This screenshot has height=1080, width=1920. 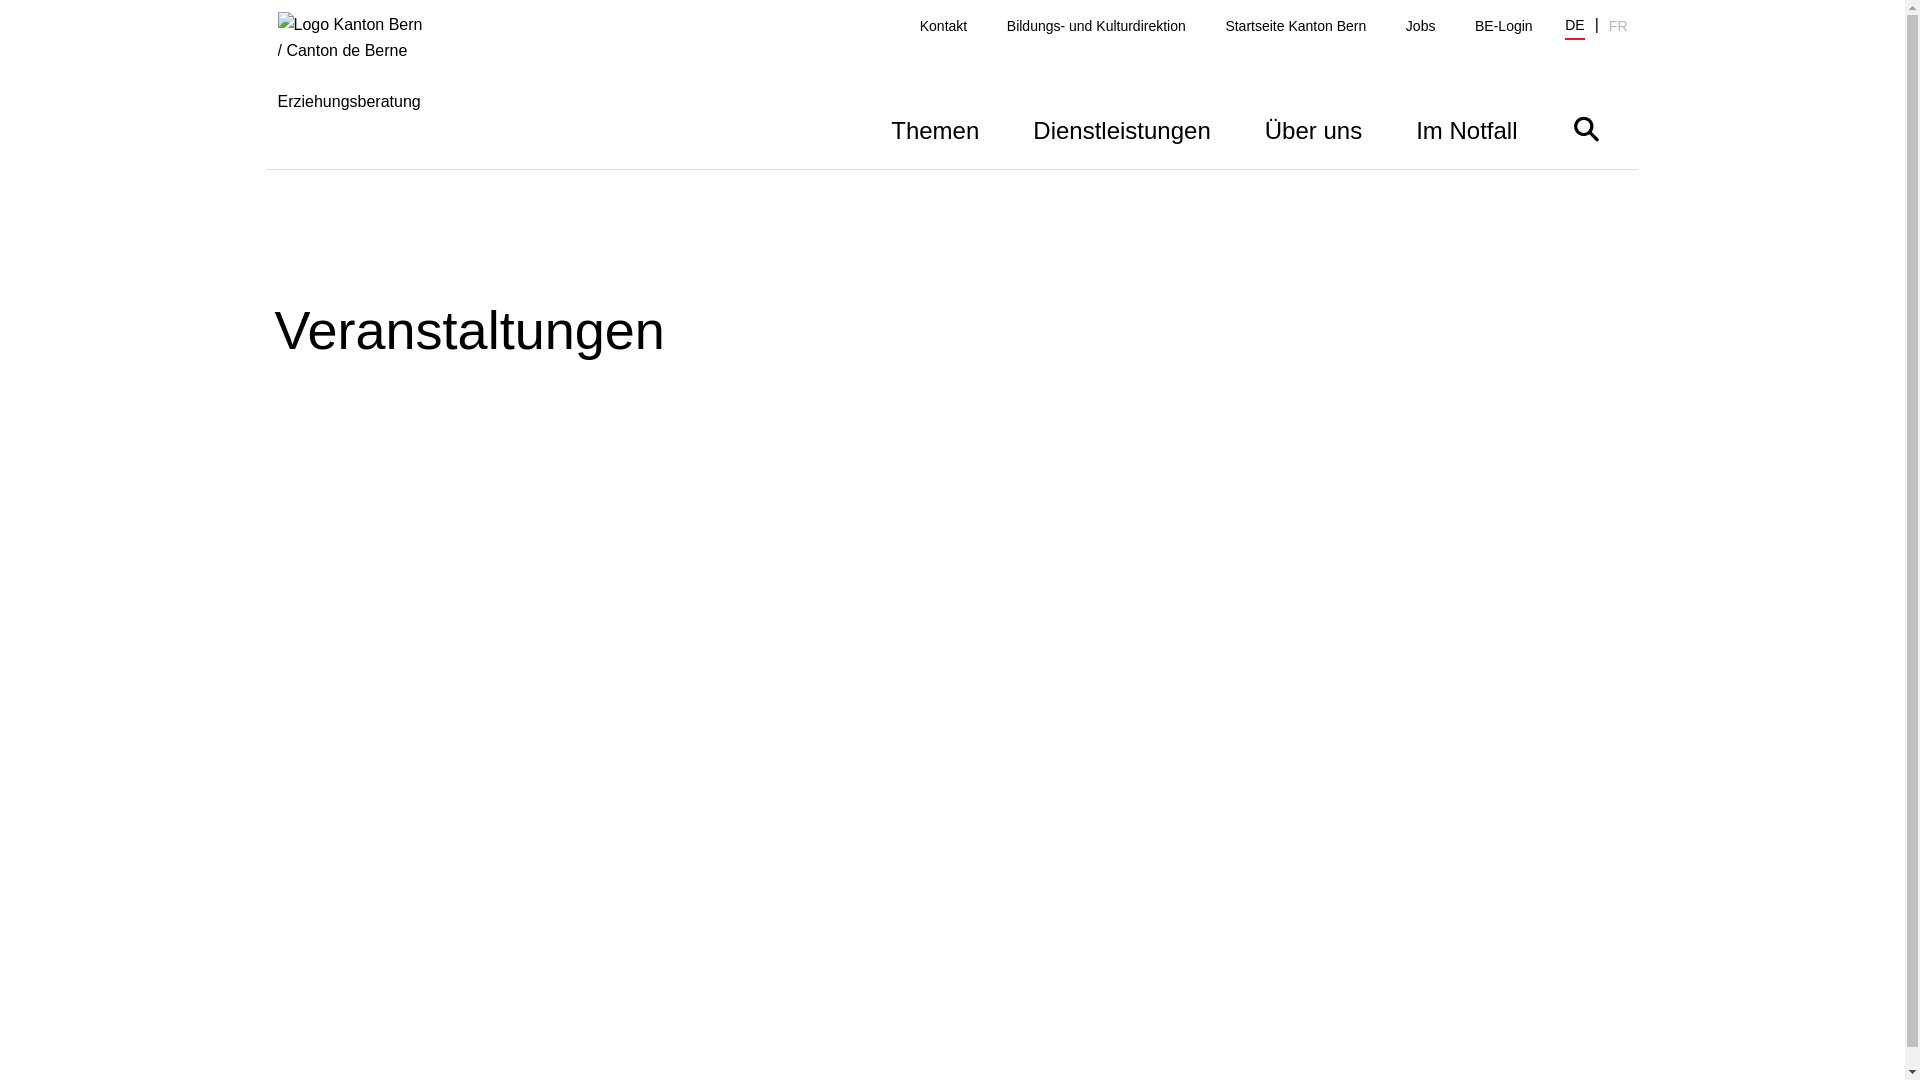 I want to click on 'Im Notfall', so click(x=1466, y=128).